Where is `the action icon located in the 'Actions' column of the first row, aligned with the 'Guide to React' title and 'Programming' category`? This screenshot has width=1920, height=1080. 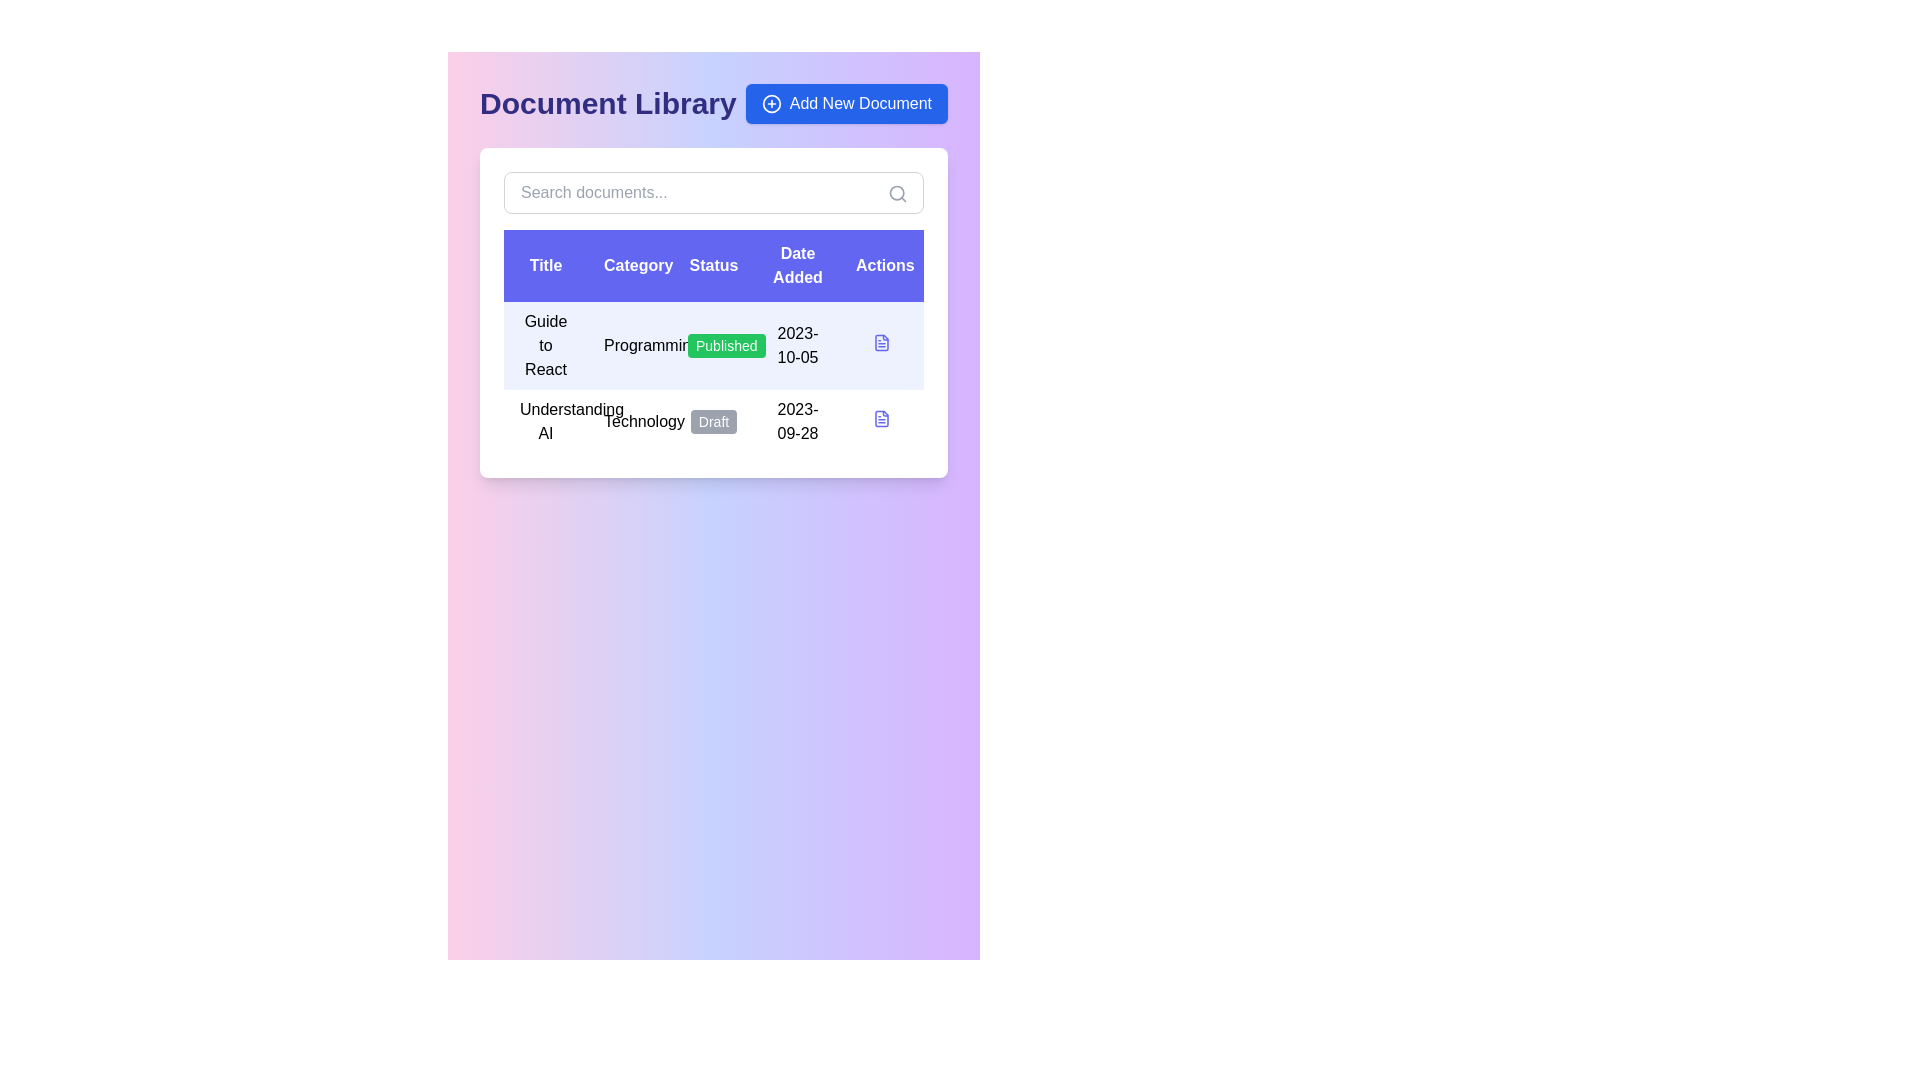
the action icon located in the 'Actions' column of the first row, aligned with the 'Guide to React' title and 'Programming' category is located at coordinates (881, 345).